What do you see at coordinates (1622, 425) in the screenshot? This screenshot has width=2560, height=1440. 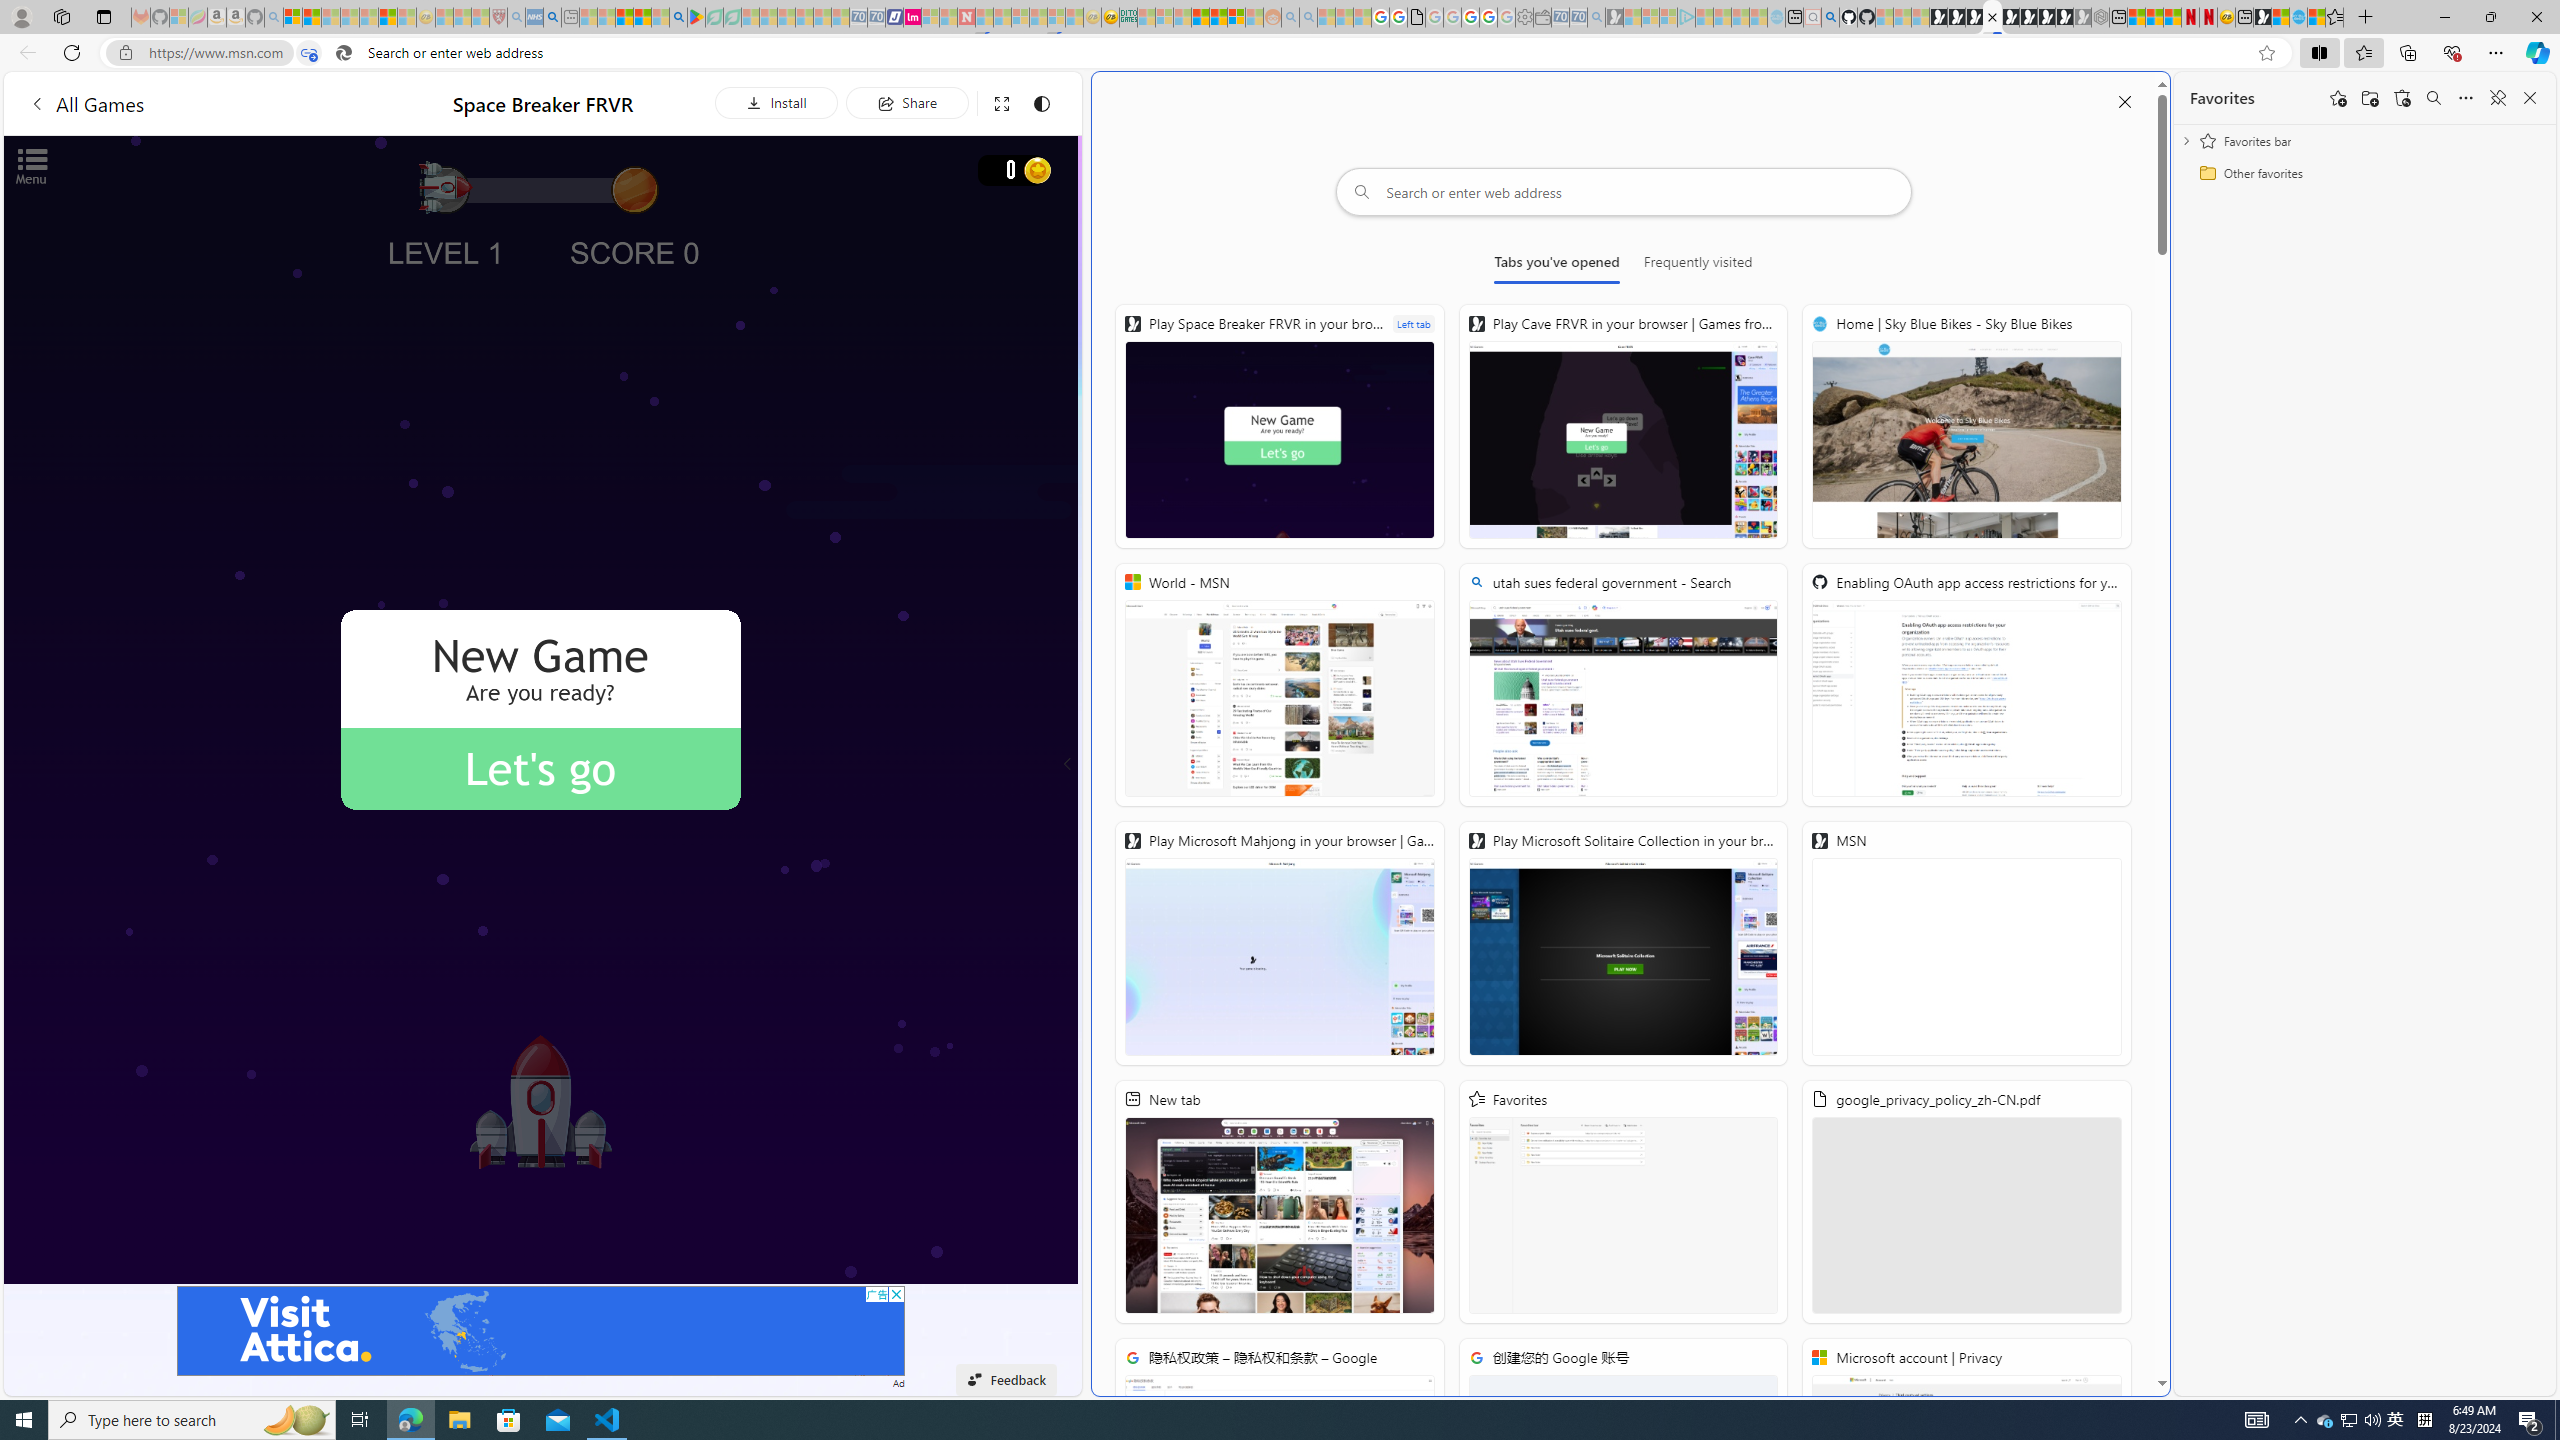 I see `'Play Cave FRVR in your browser | Games from Microsoft Start'` at bounding box center [1622, 425].